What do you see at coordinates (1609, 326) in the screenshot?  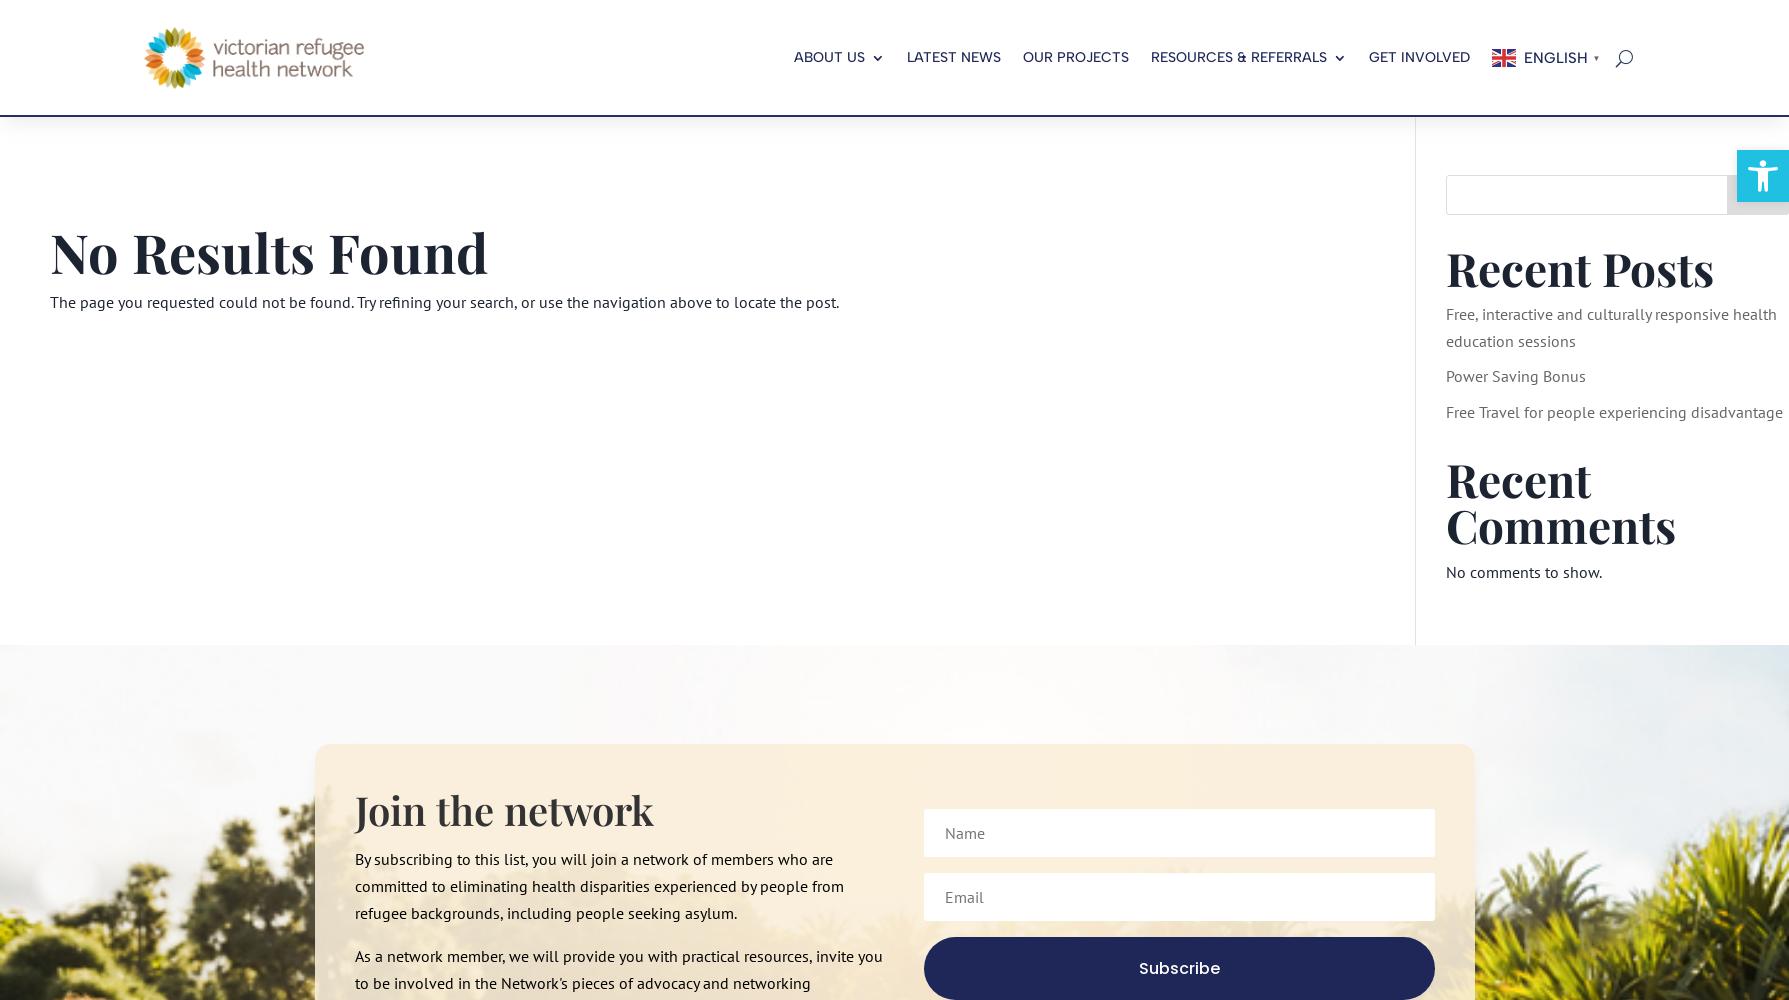 I see `'Free, interactive and culturally responsive health education sessions'` at bounding box center [1609, 326].